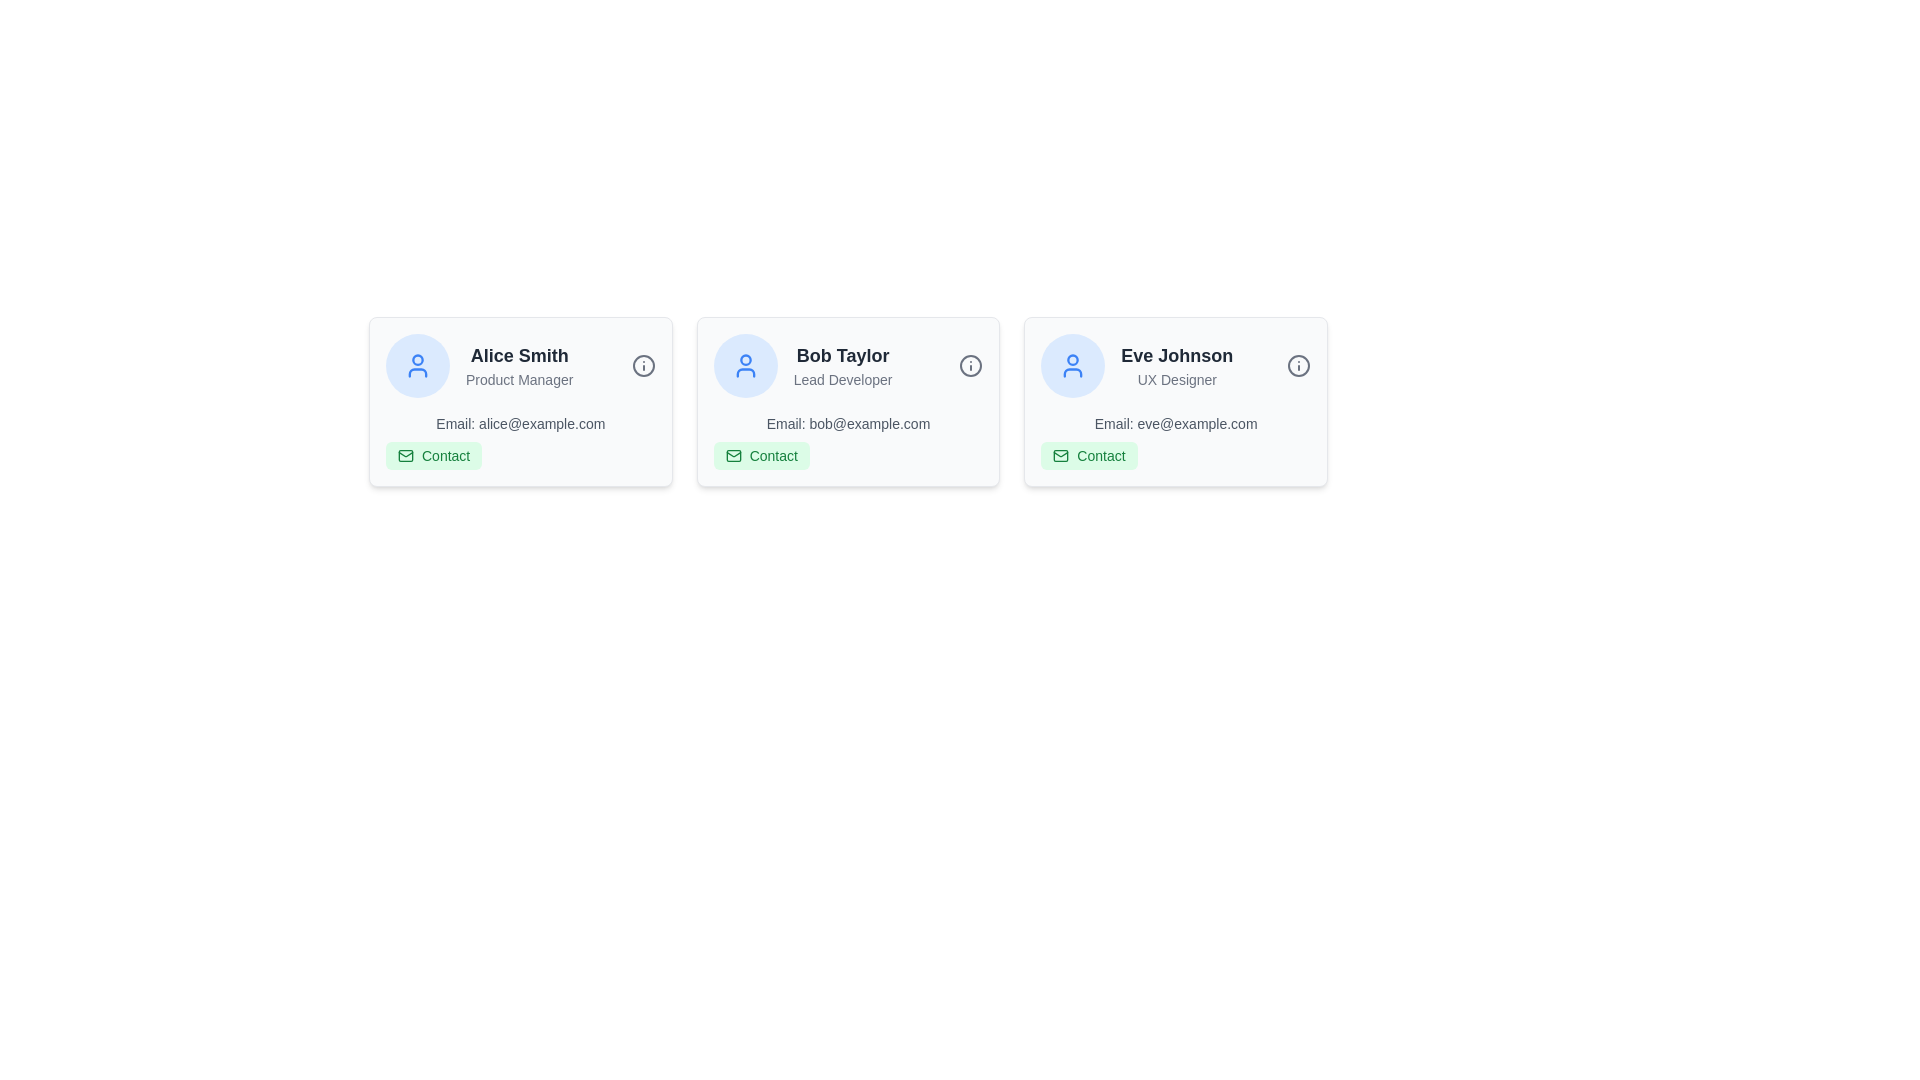 This screenshot has width=1920, height=1080. Describe the element at coordinates (433, 455) in the screenshot. I see `the button located in the bottom-left corner of Alice Smith's card` at that location.